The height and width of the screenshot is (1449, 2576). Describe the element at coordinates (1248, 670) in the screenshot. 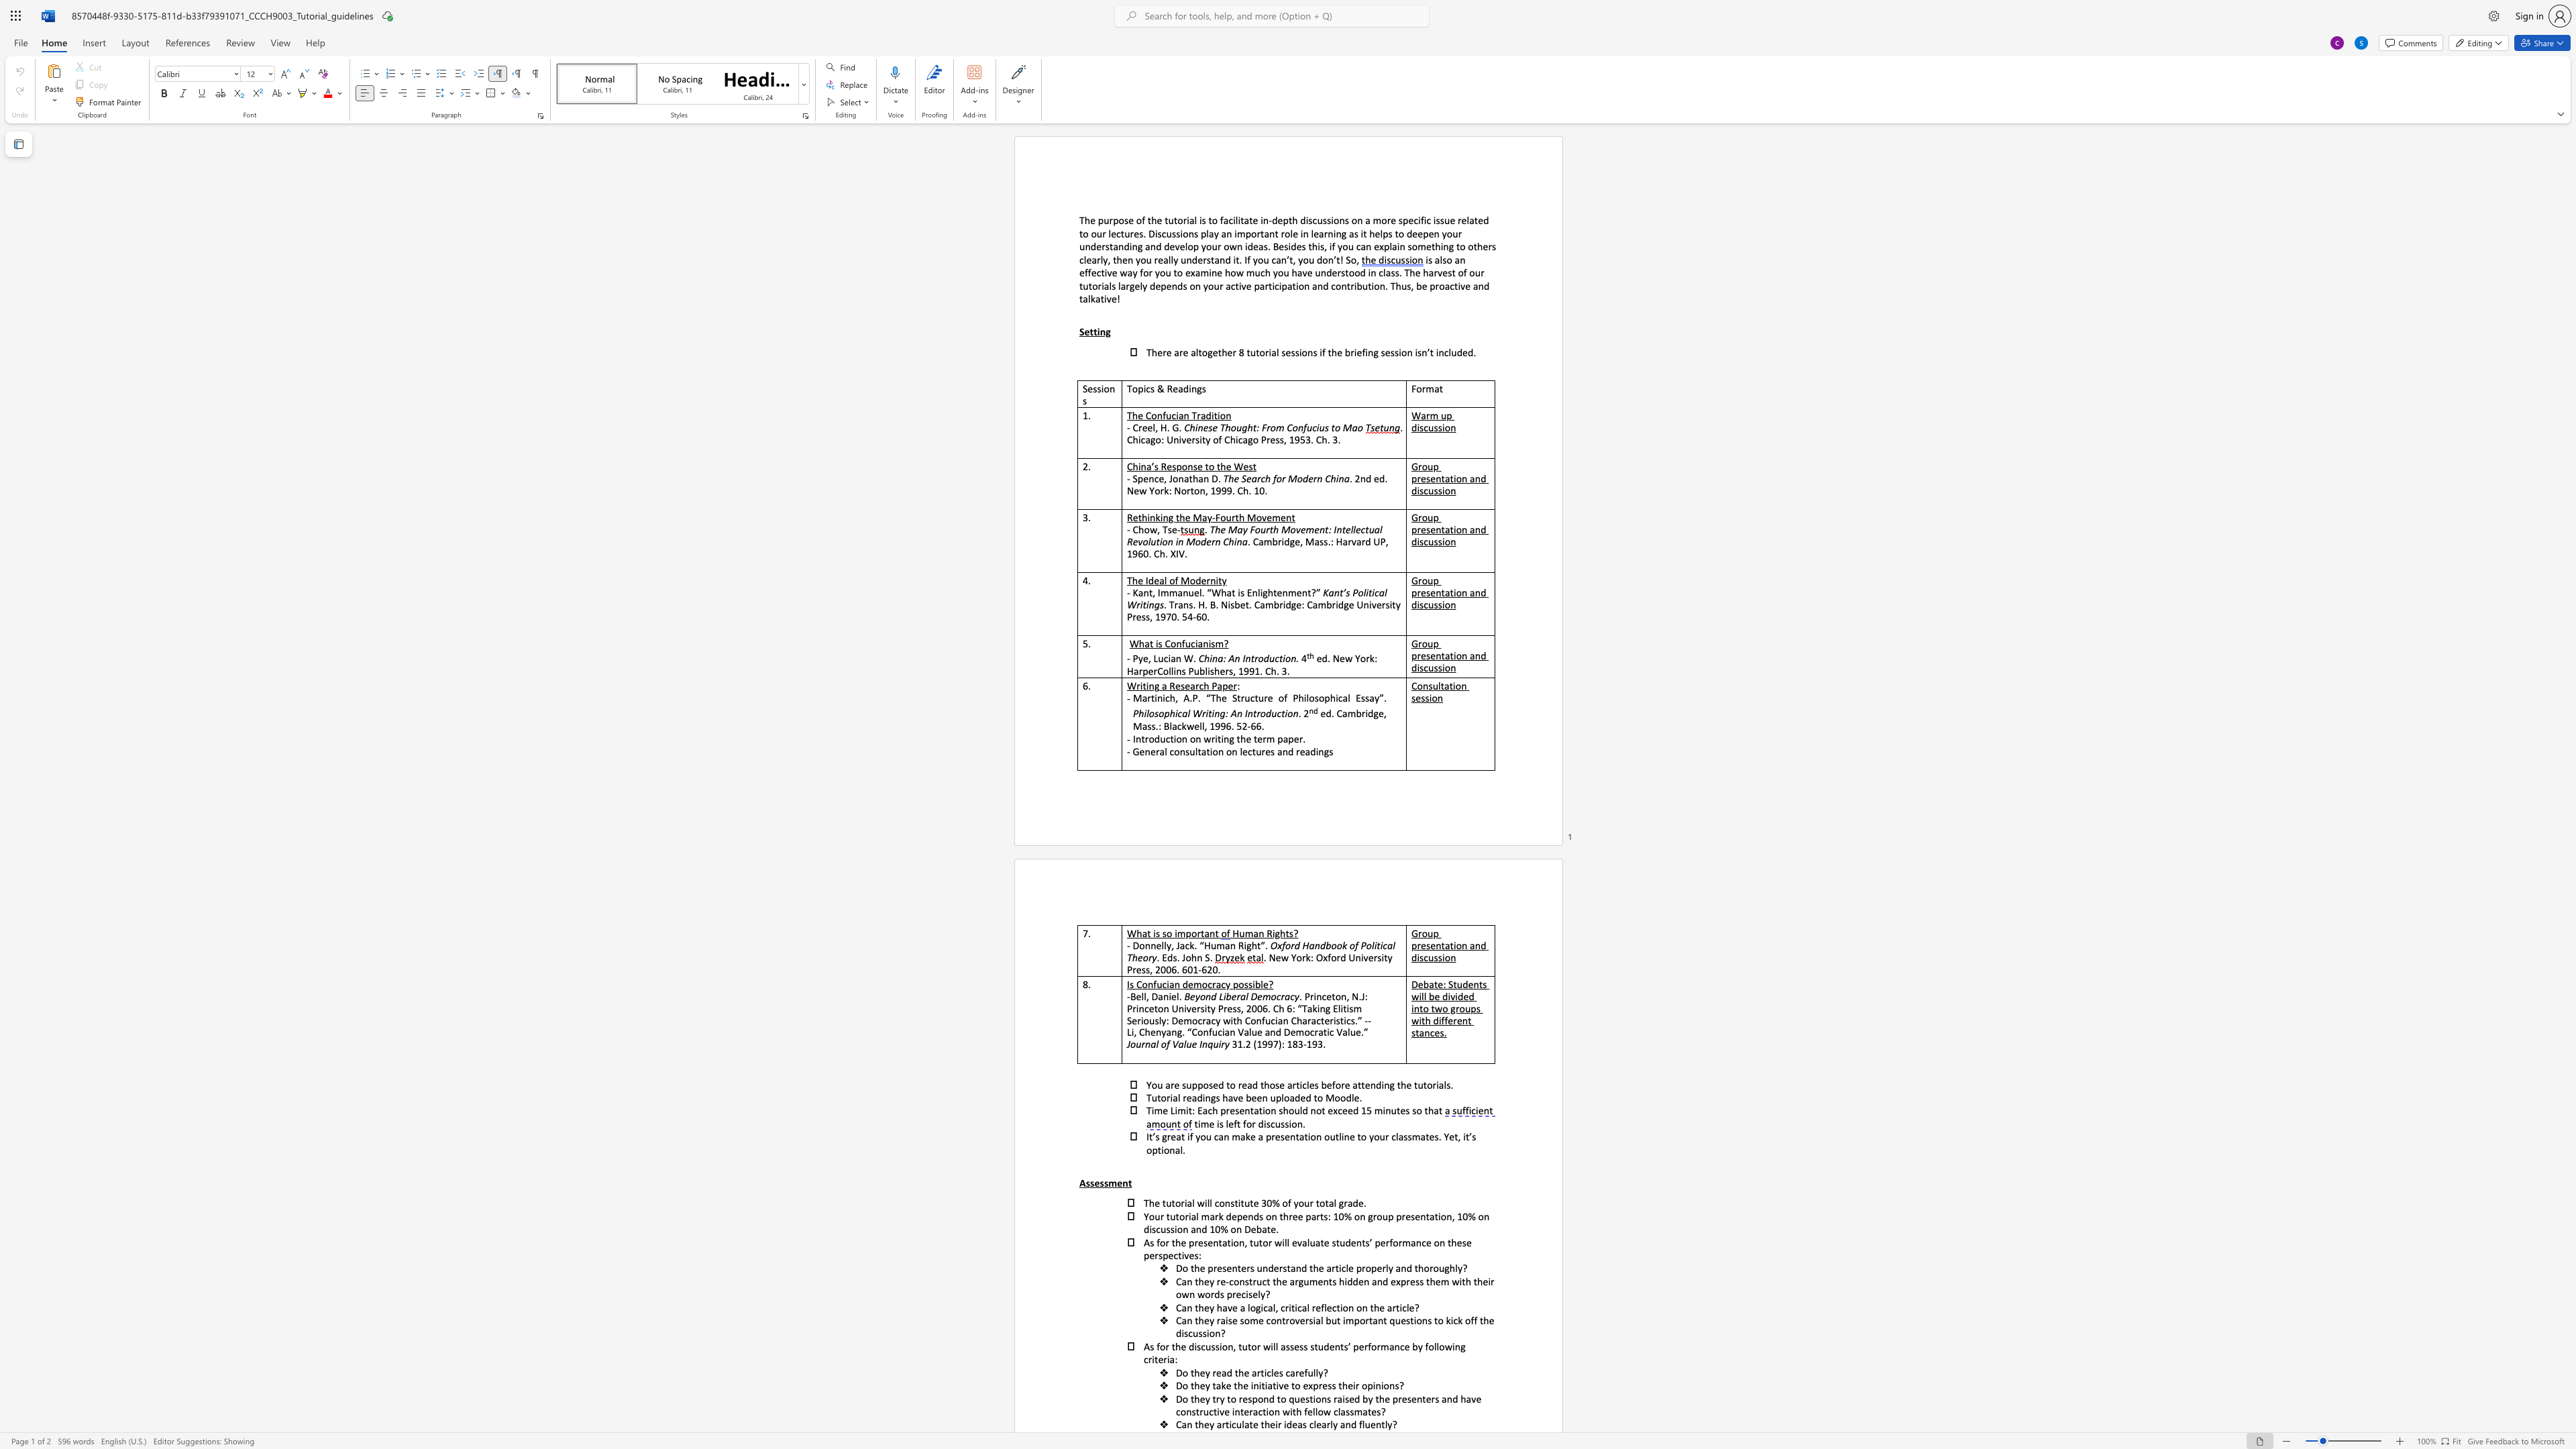

I see `the subset text "91." within the text "HarperCollins Publishers, 1991. Ch. 3."` at that location.